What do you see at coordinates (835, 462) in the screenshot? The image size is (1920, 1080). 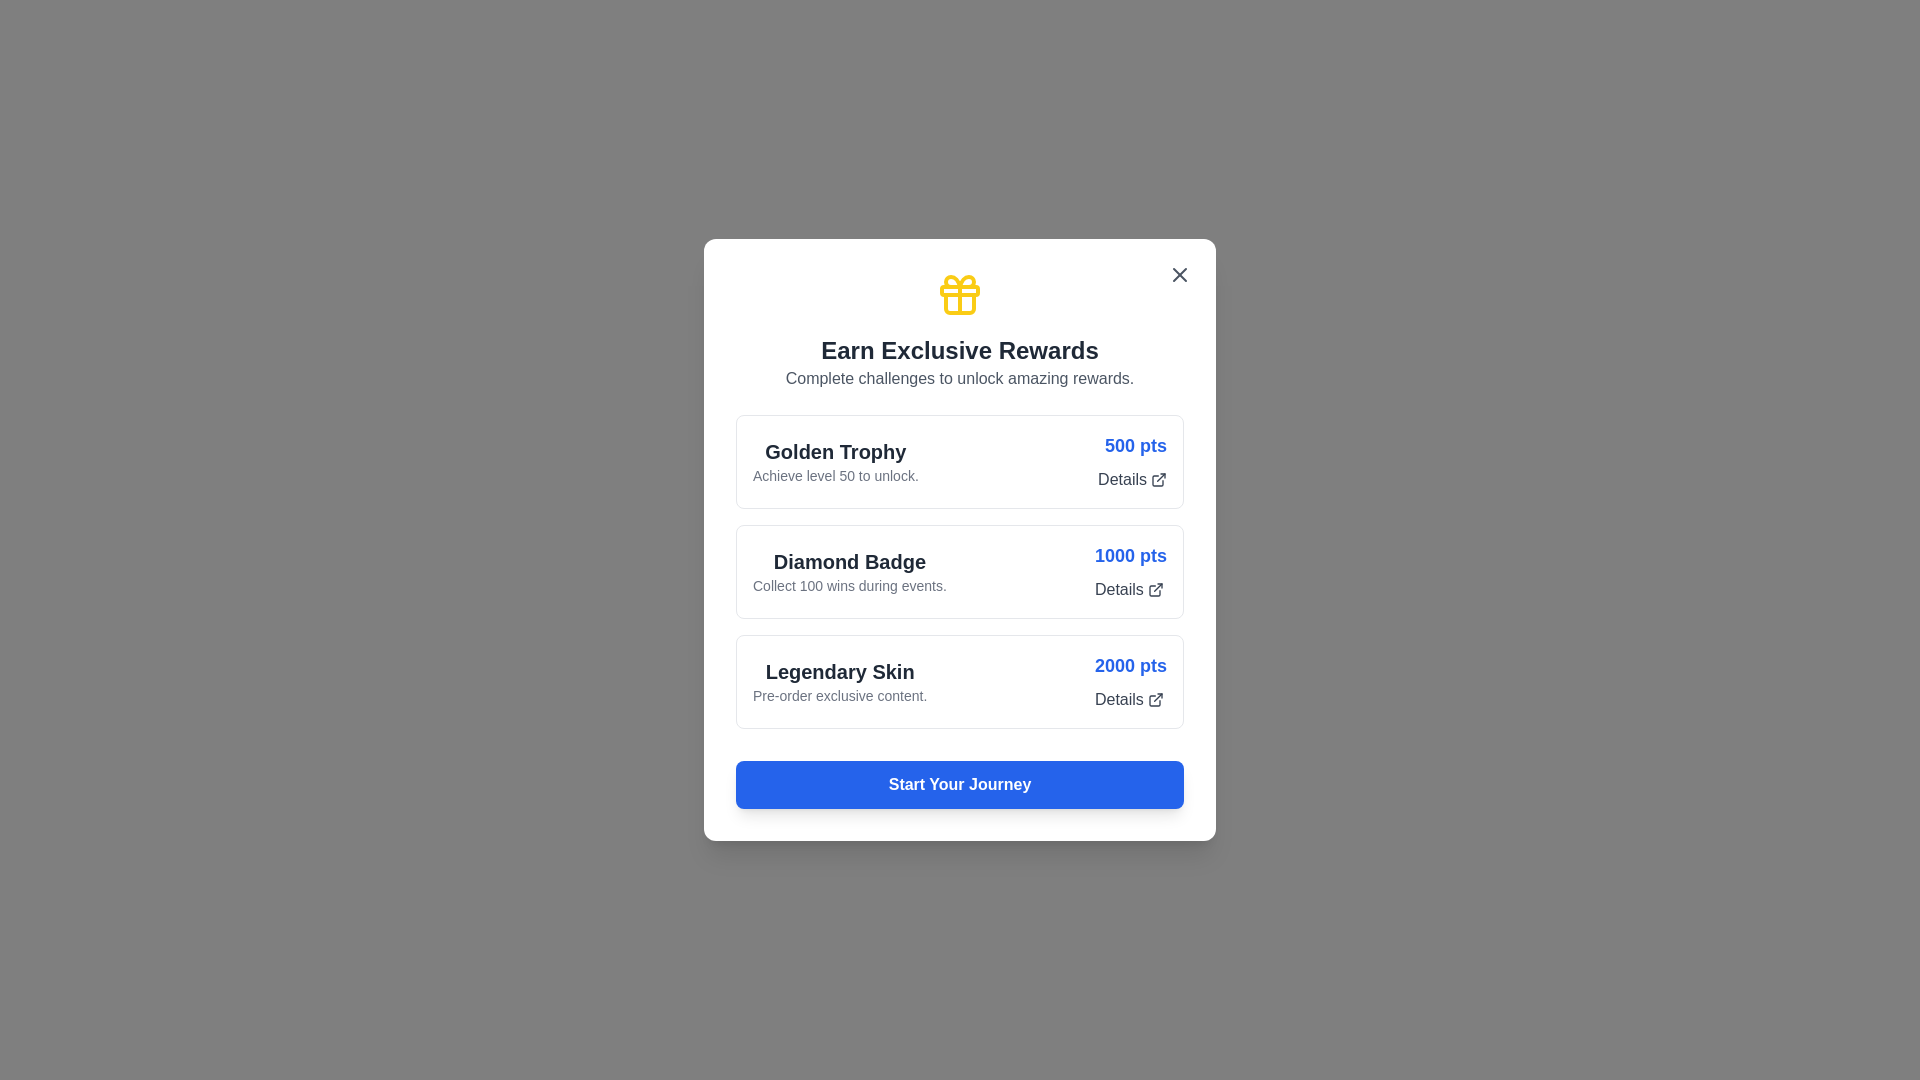 I see `the 'Golden Trophy' text display that shows the title in bold font and a smaller description below, located at the top of the list in the modal labeled 'Earn Exclusive Rewards'` at bounding box center [835, 462].